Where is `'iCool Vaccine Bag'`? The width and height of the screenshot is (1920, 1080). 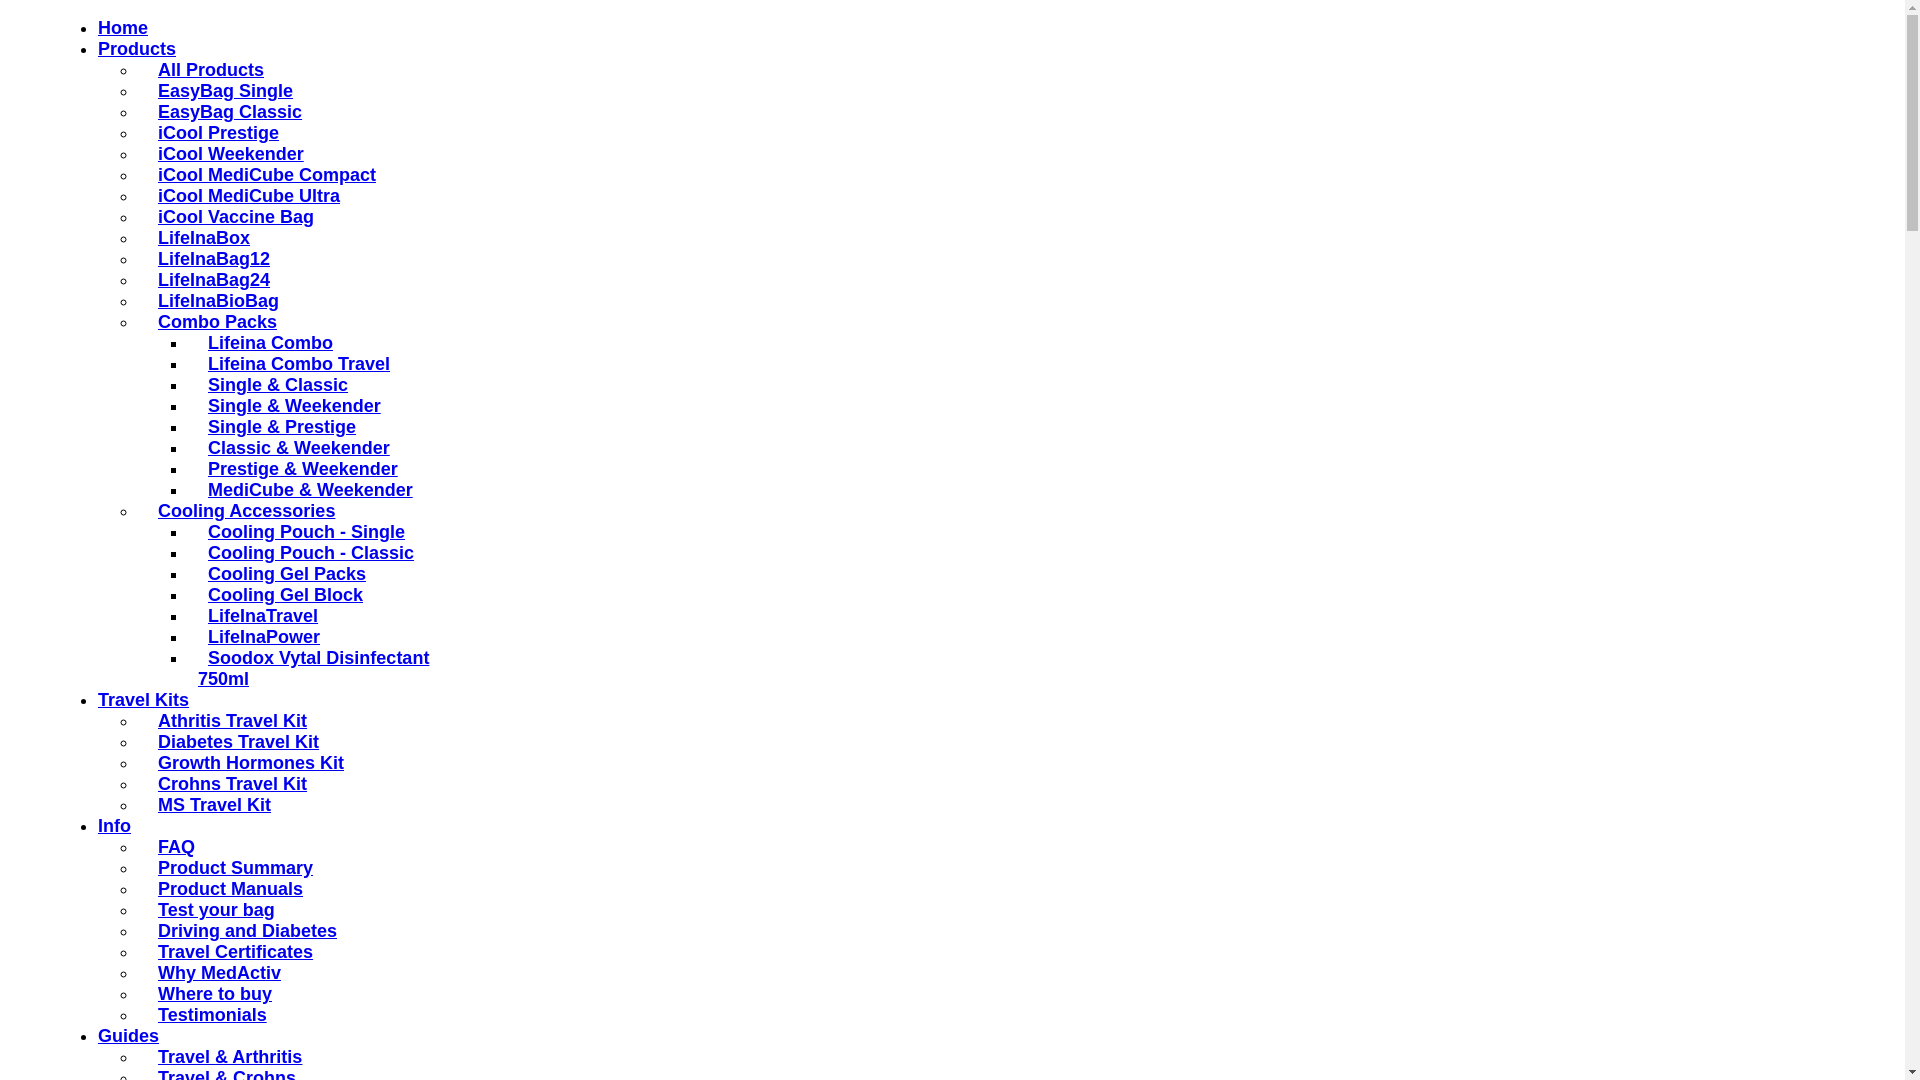 'iCool Vaccine Bag' is located at coordinates (230, 216).